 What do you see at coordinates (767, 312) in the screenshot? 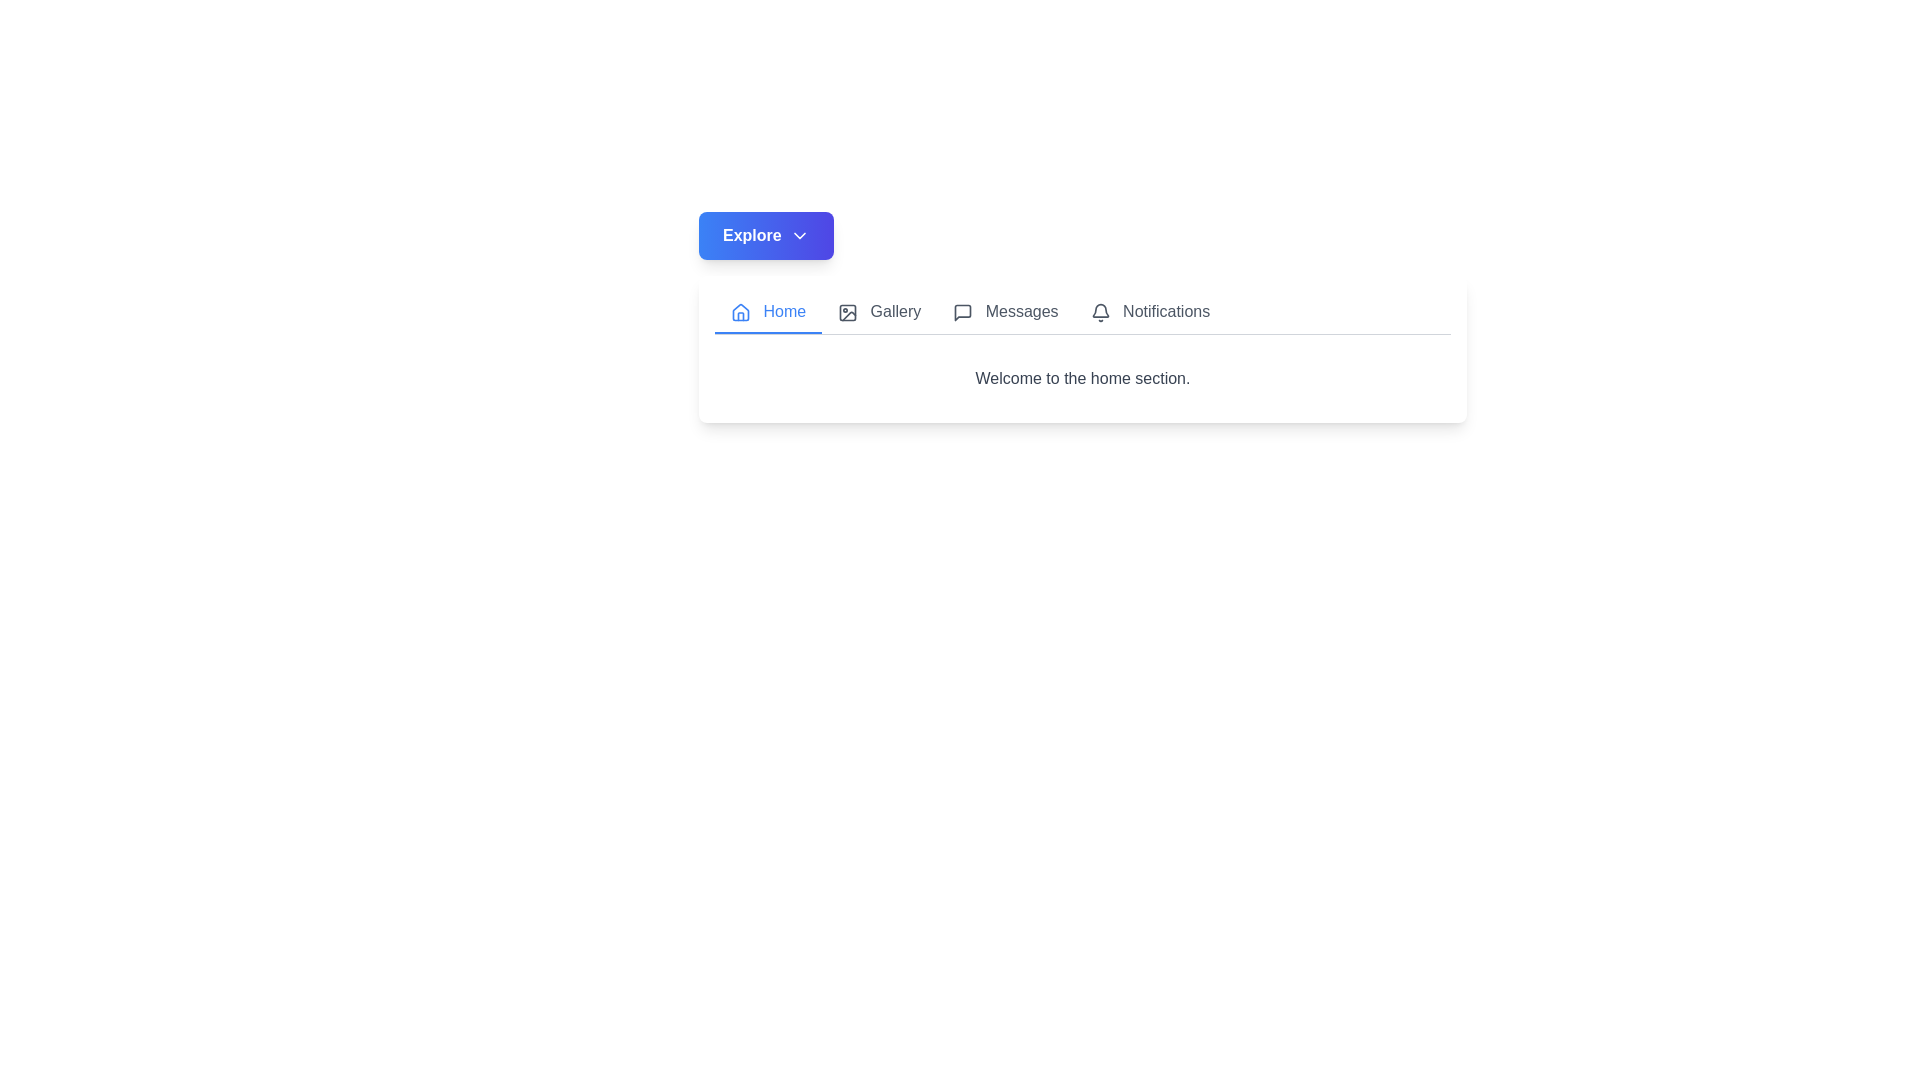
I see `the active 'Home' navigation tab` at bounding box center [767, 312].